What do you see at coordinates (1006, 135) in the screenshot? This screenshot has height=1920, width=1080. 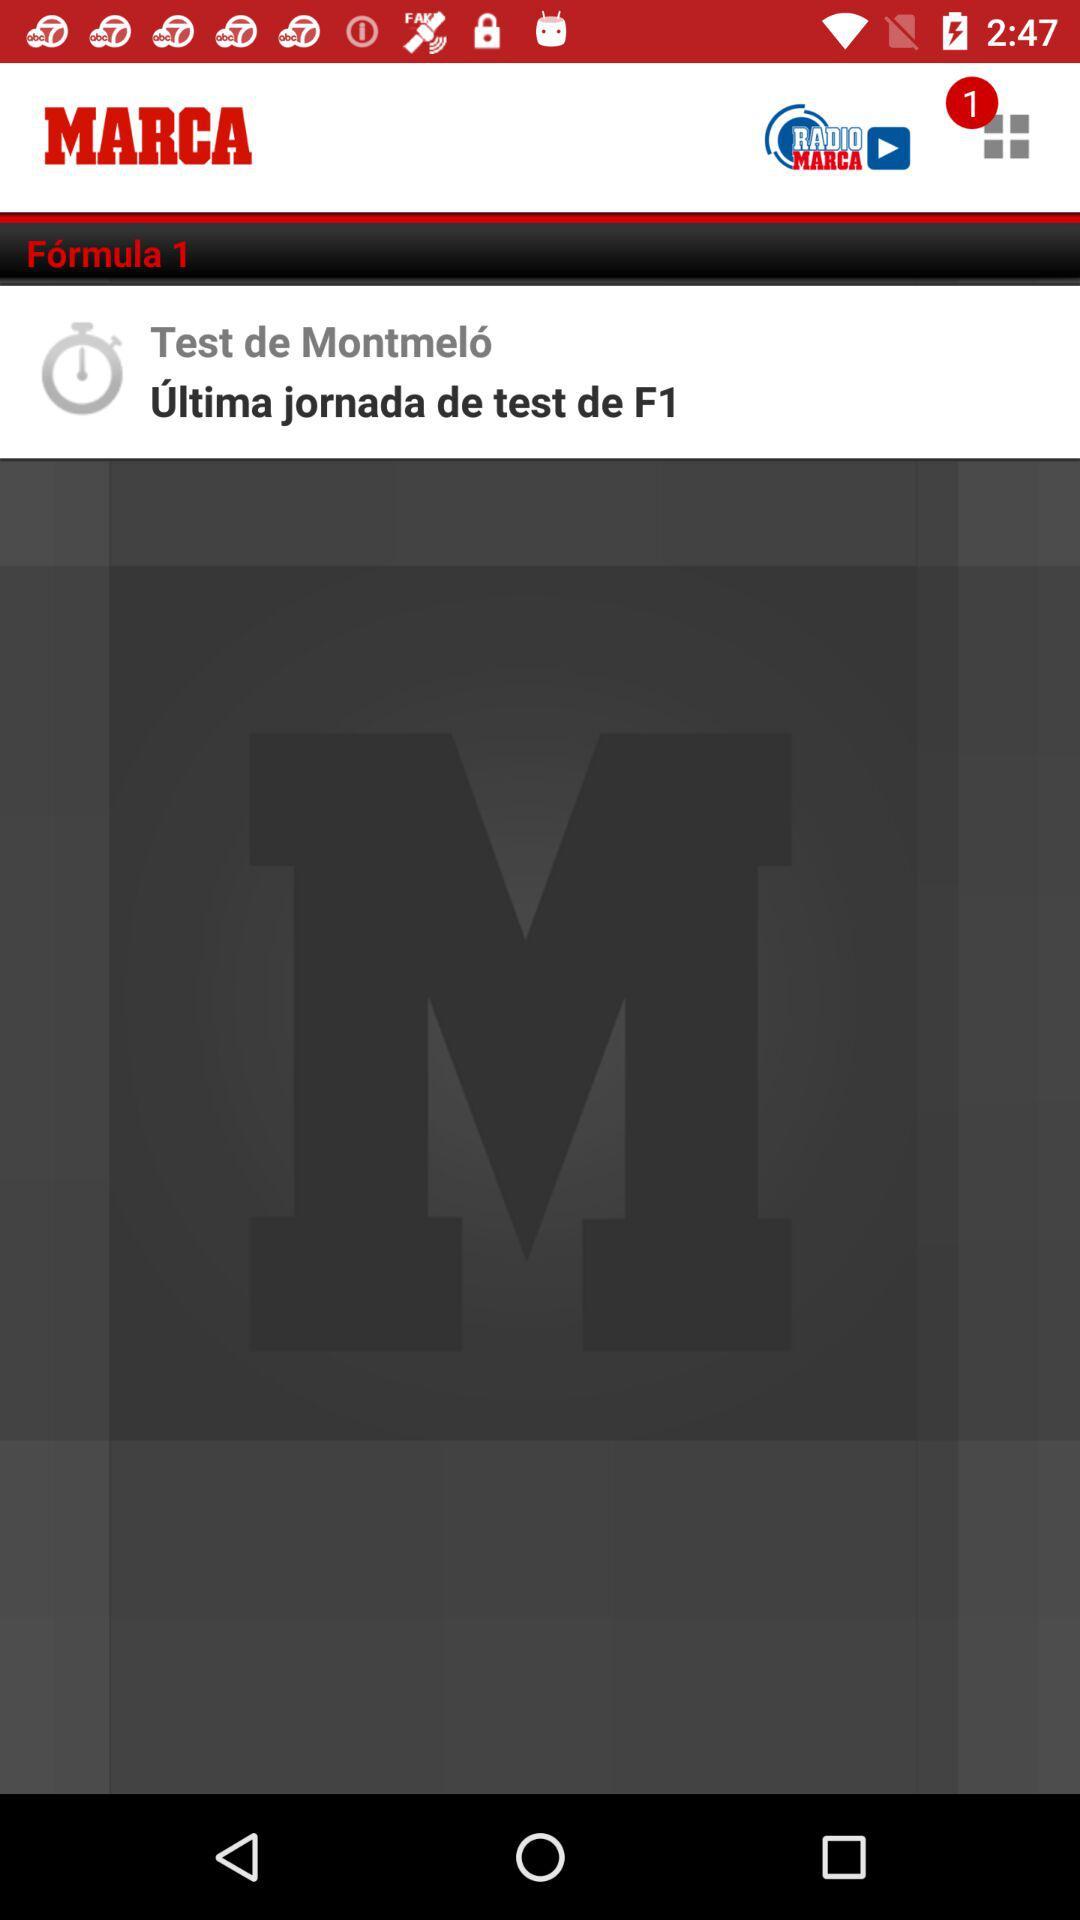 I see `icon` at bounding box center [1006, 135].